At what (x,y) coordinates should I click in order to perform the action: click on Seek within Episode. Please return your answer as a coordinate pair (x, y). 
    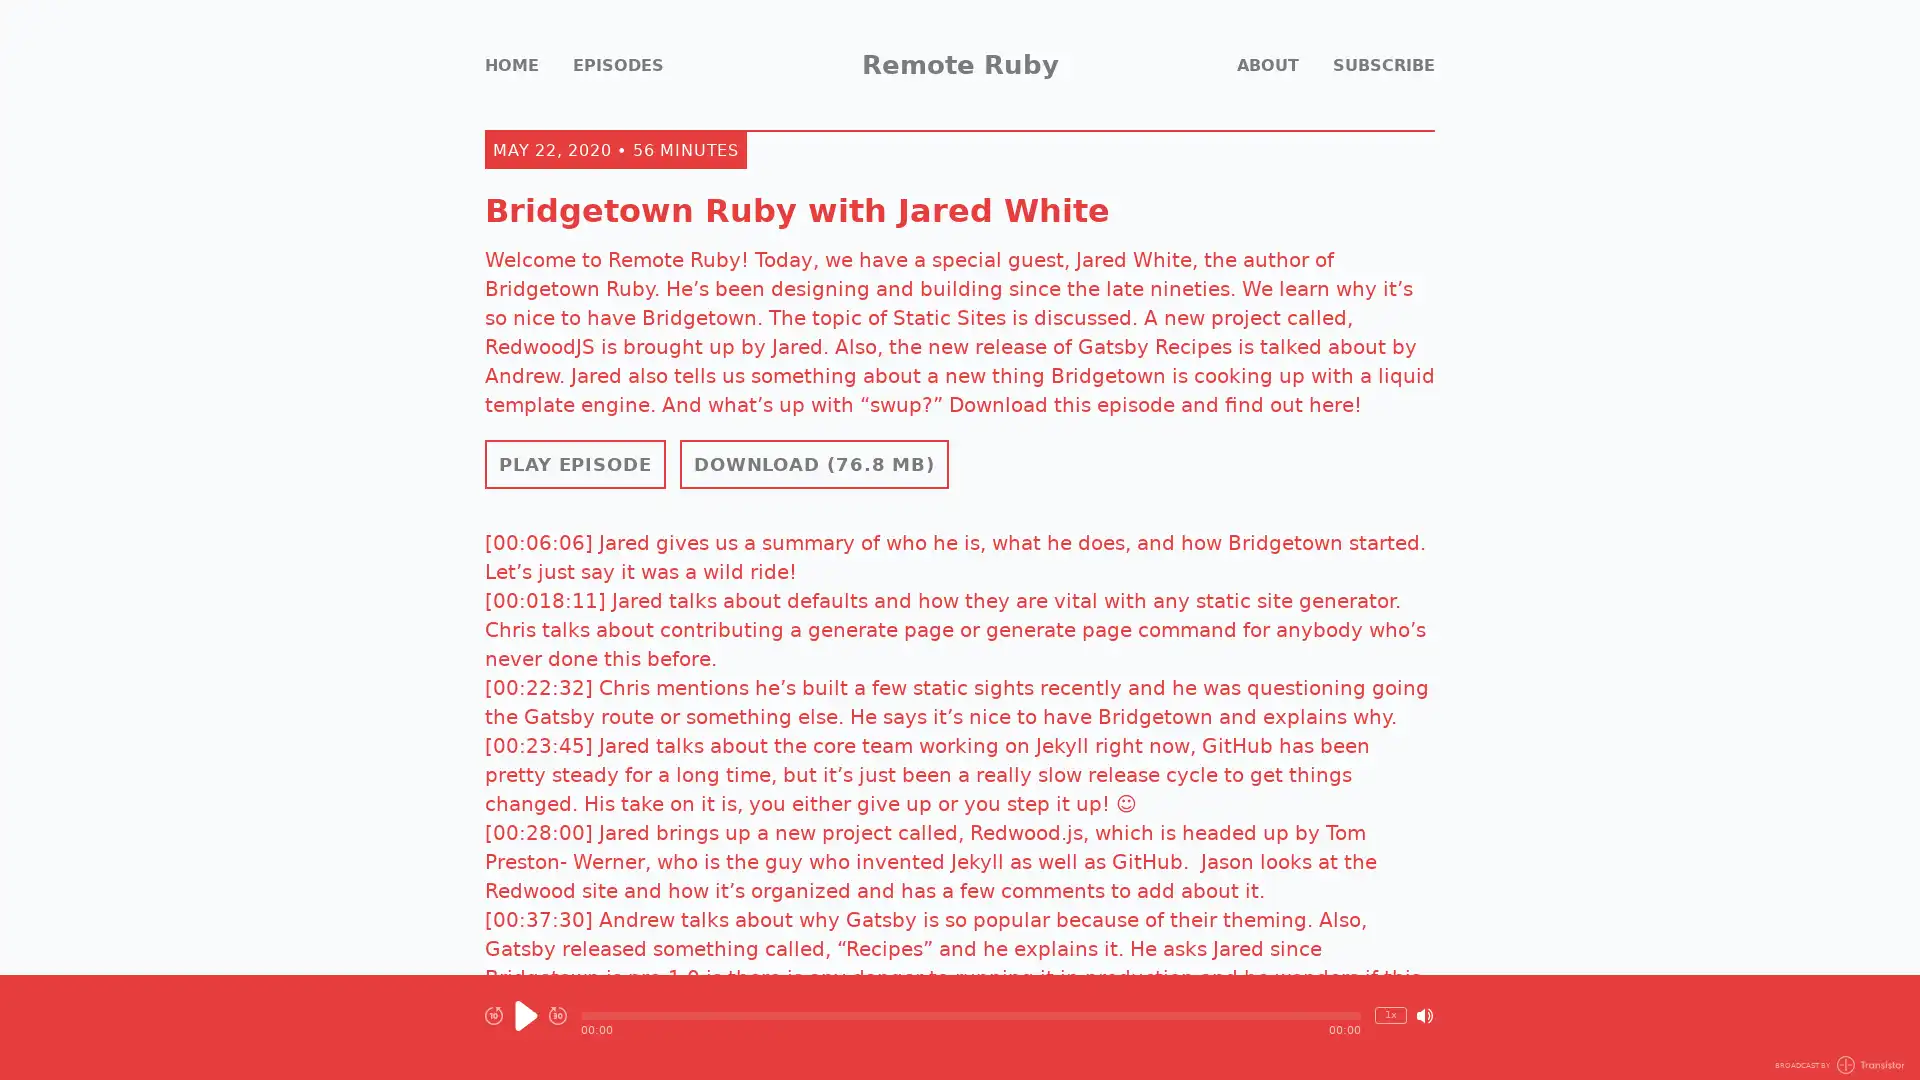
    Looking at the image, I should click on (970, 1015).